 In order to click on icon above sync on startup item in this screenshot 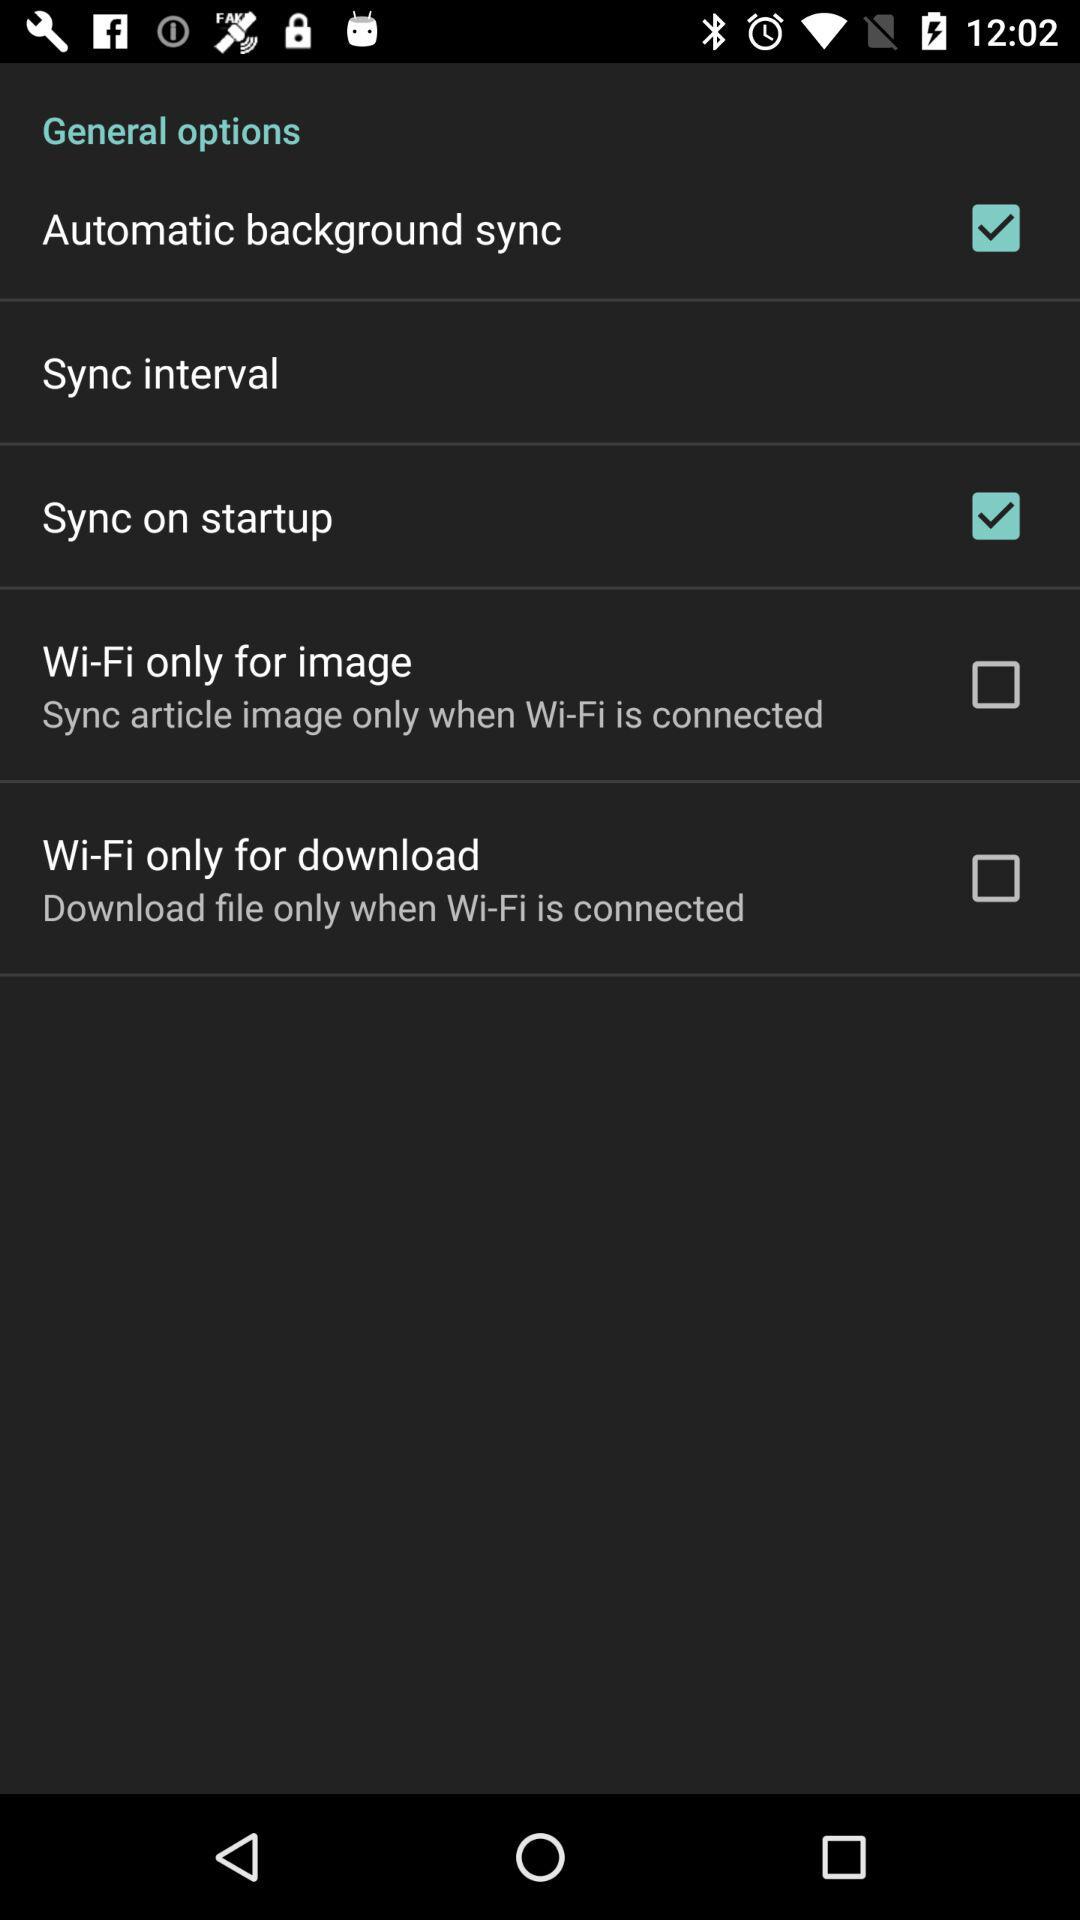, I will do `click(159, 372)`.